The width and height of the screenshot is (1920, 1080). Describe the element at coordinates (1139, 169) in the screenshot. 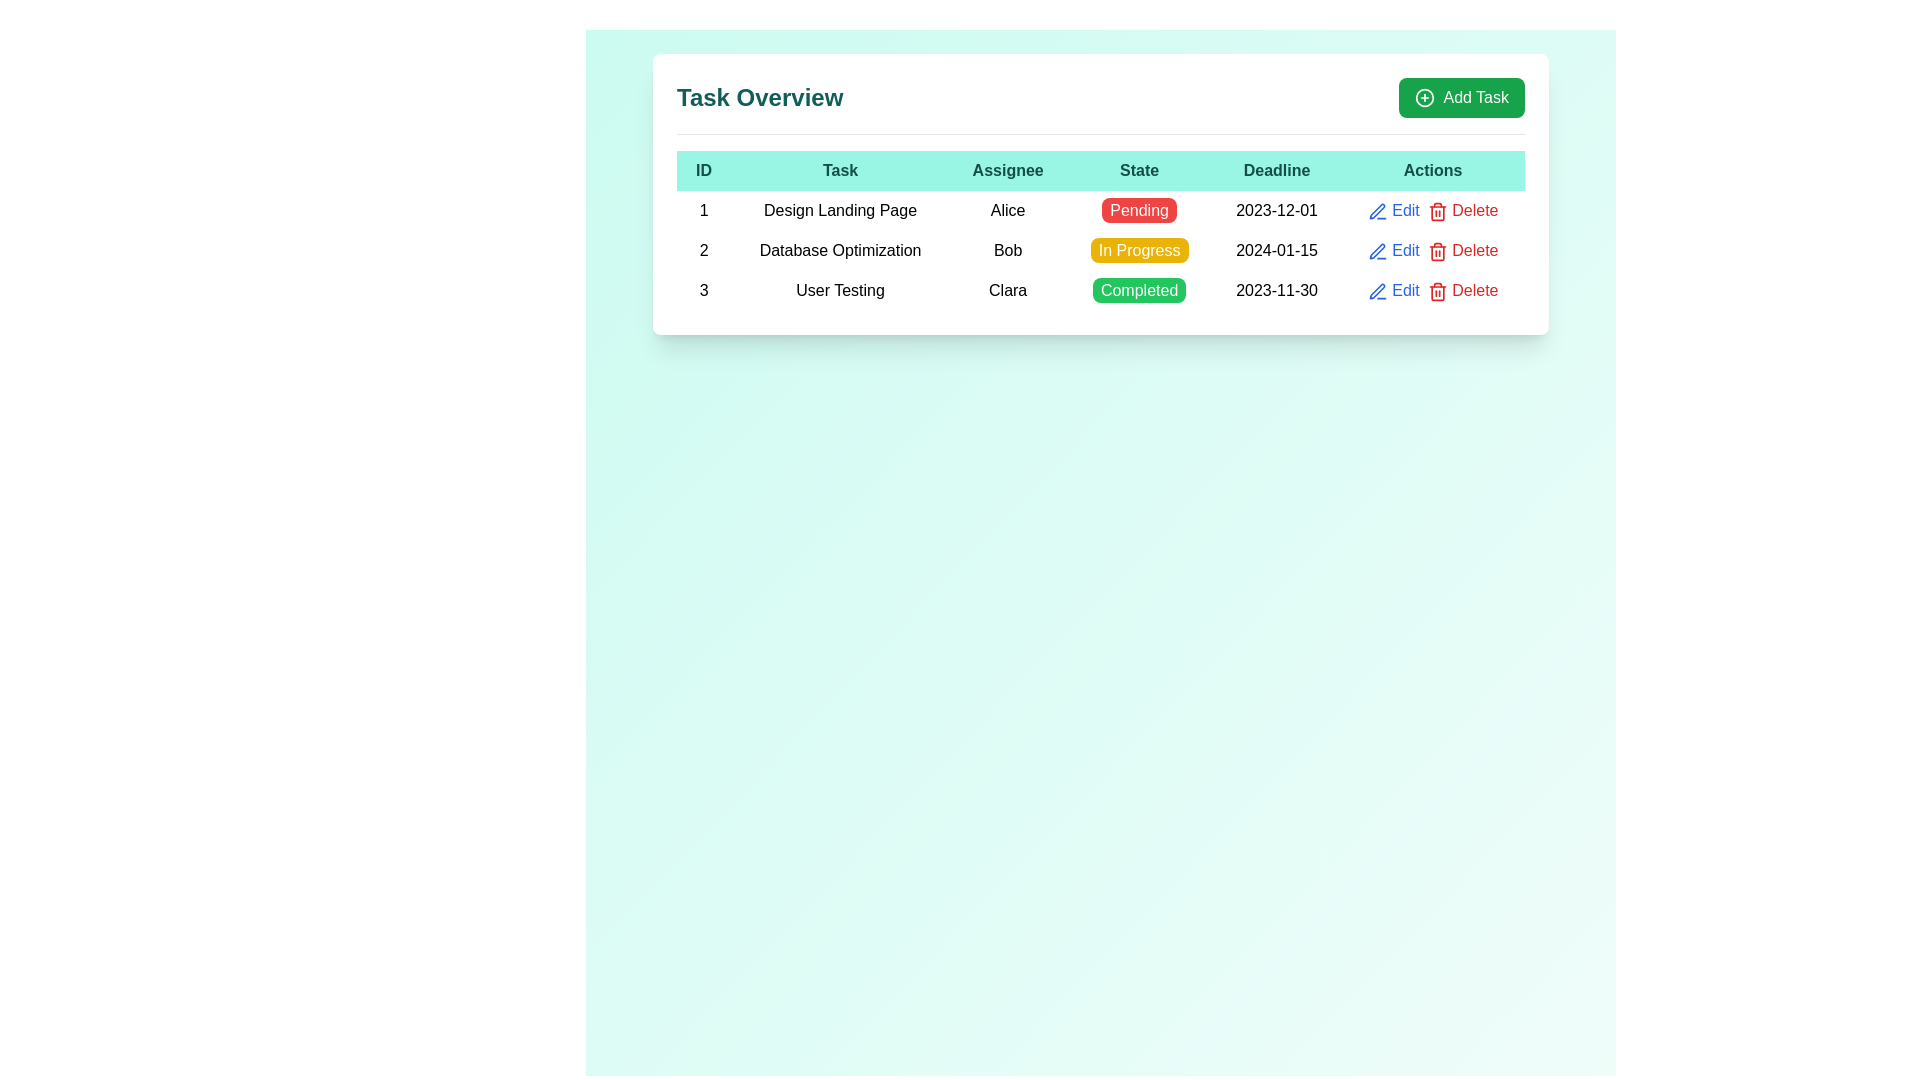

I see `the Table header cell labeled 'State', which has a teal background and bold black text, positioned as the fourth item in the header row` at that location.